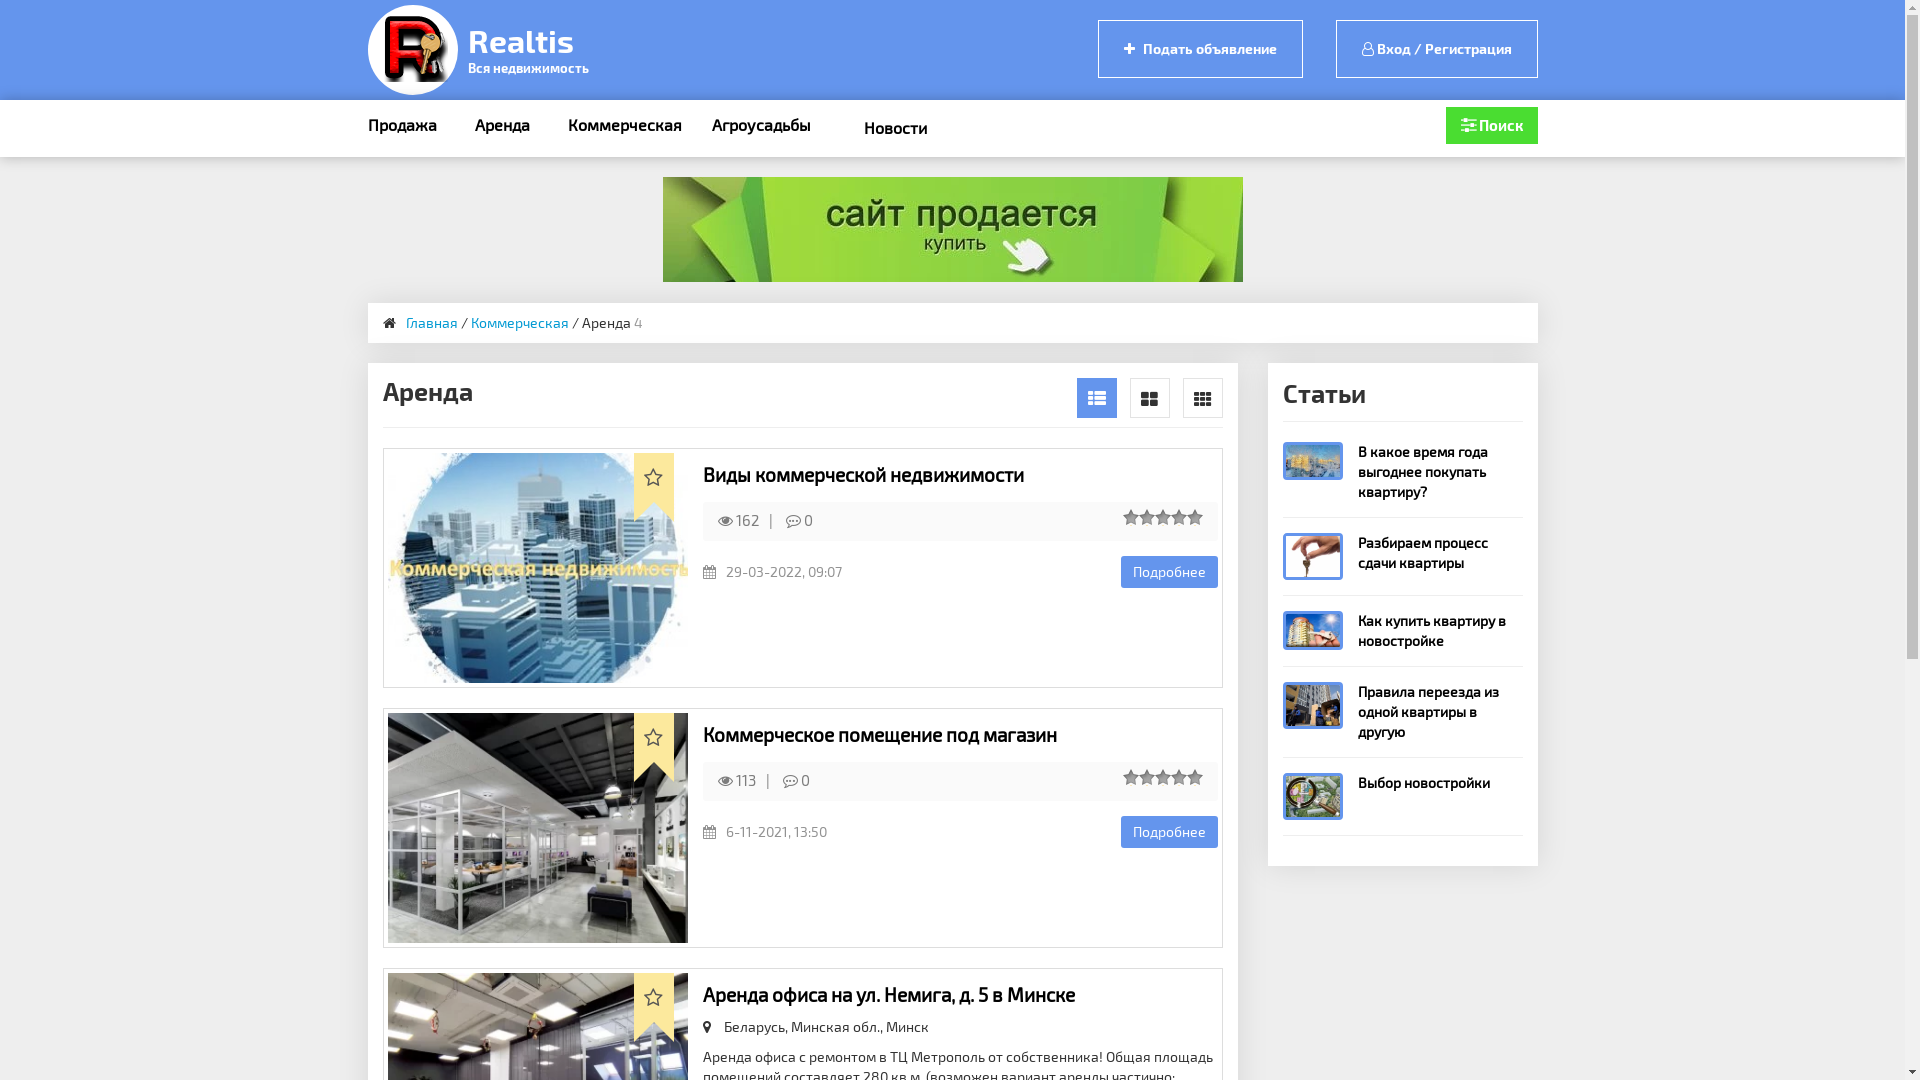 The width and height of the screenshot is (1920, 1080). I want to click on '4', so click(1182, 776).